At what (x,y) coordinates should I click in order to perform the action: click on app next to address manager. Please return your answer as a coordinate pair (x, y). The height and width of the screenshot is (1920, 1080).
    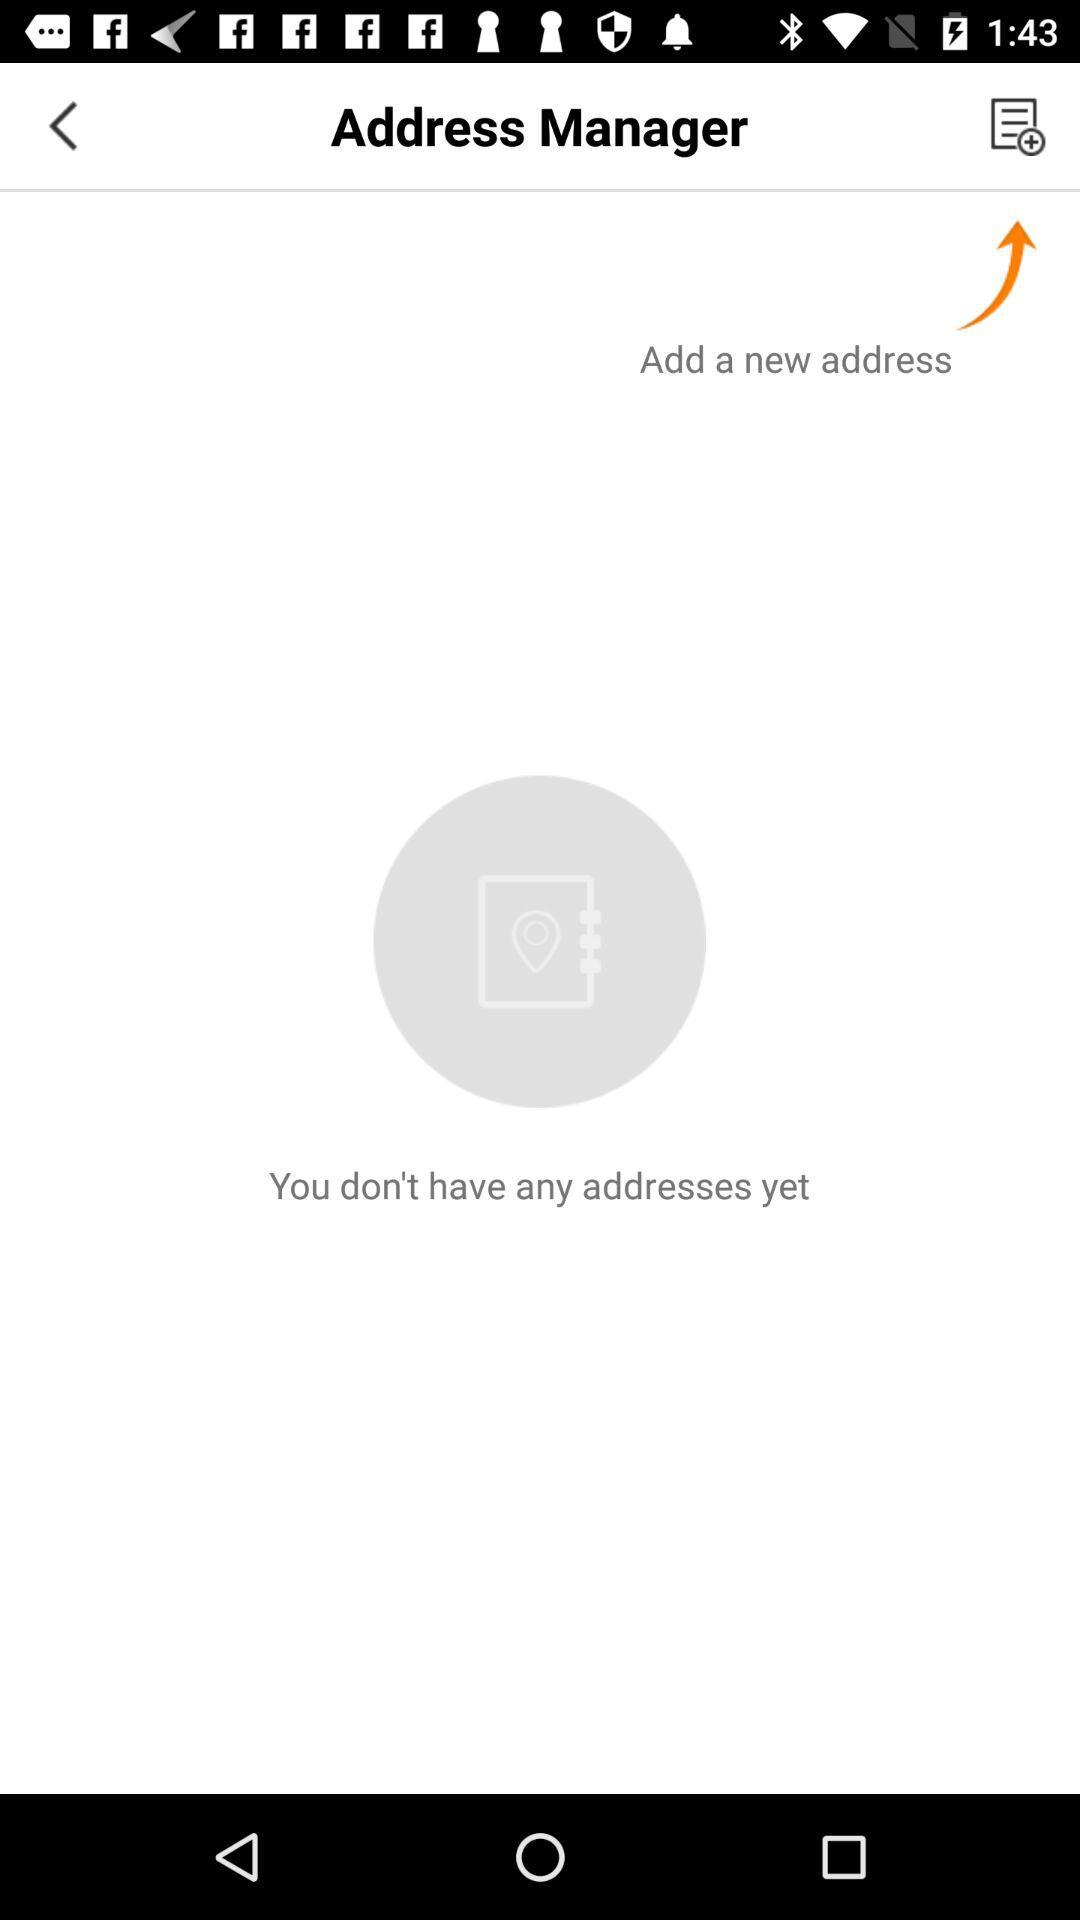
    Looking at the image, I should click on (61, 124).